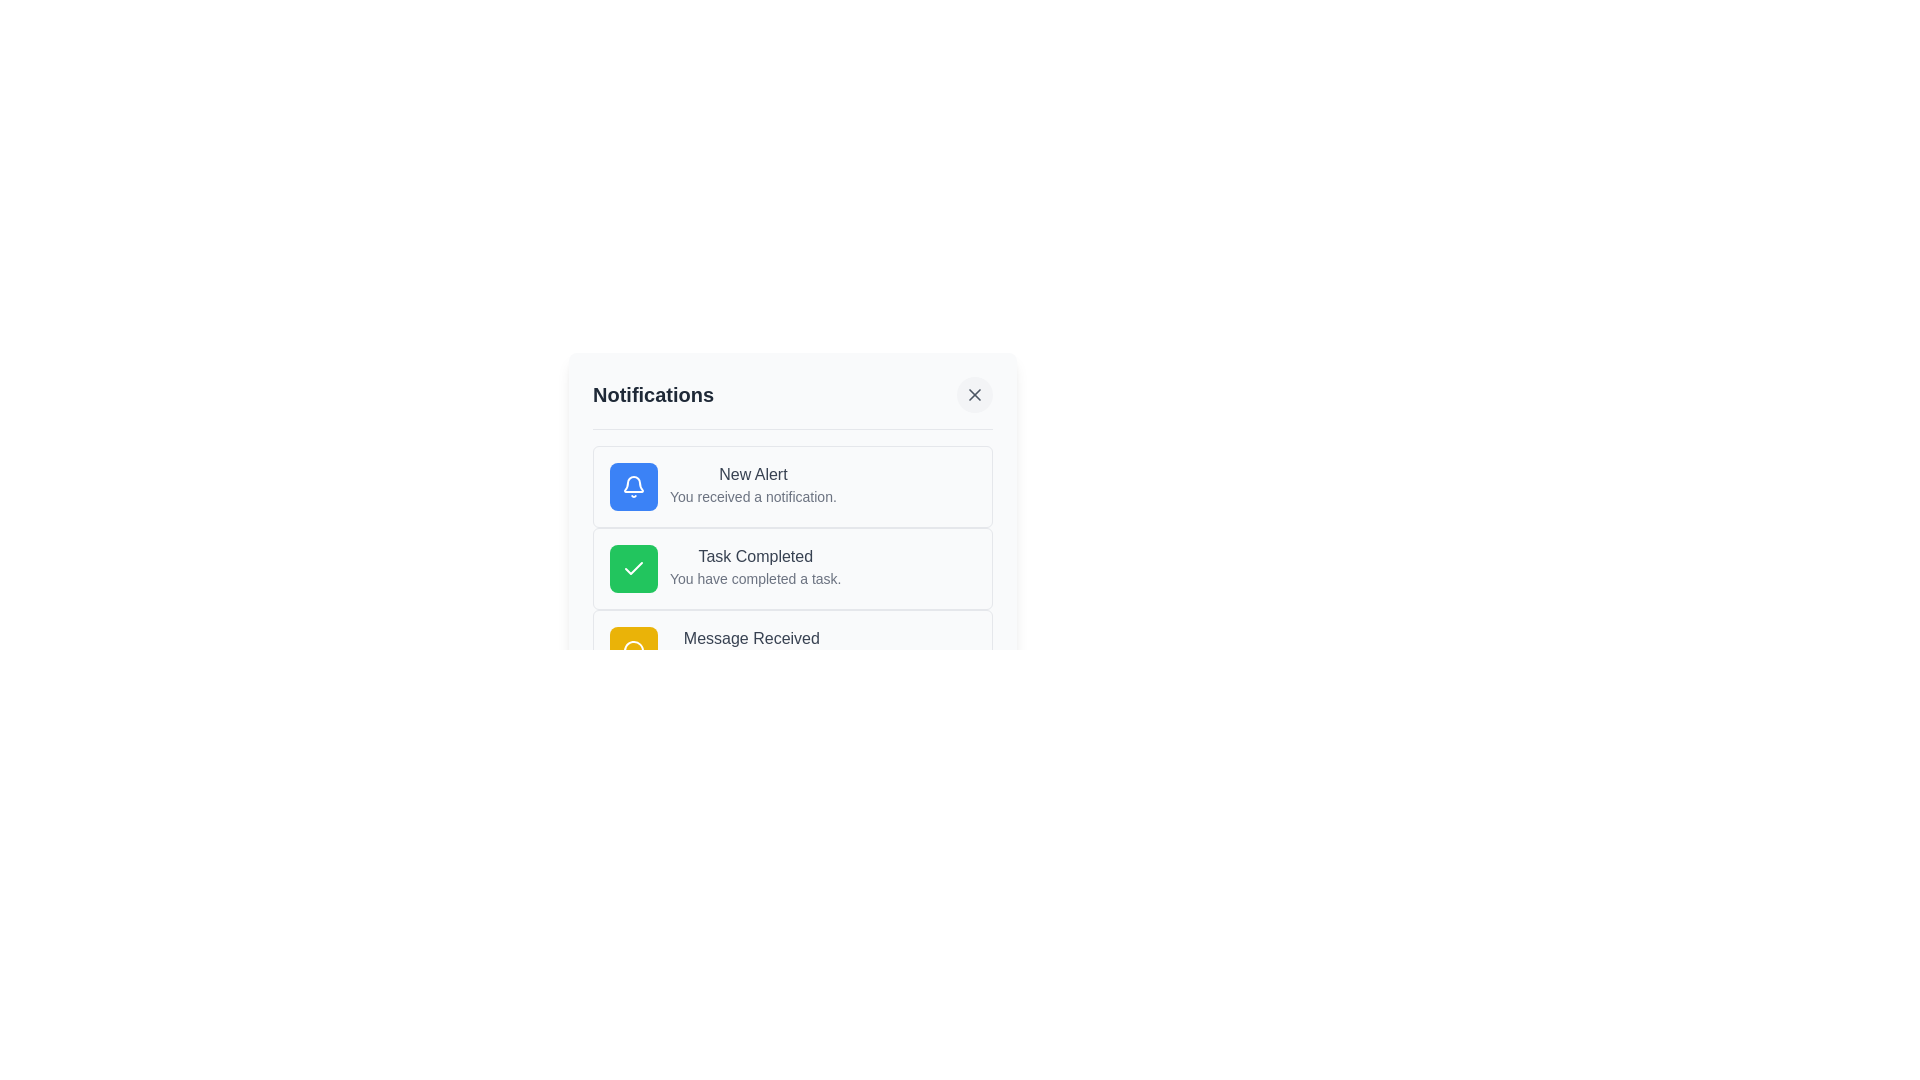 This screenshot has height=1080, width=1920. I want to click on the textual notification item that displays 'Message Received' and 'You have a new message.', so click(750, 648).